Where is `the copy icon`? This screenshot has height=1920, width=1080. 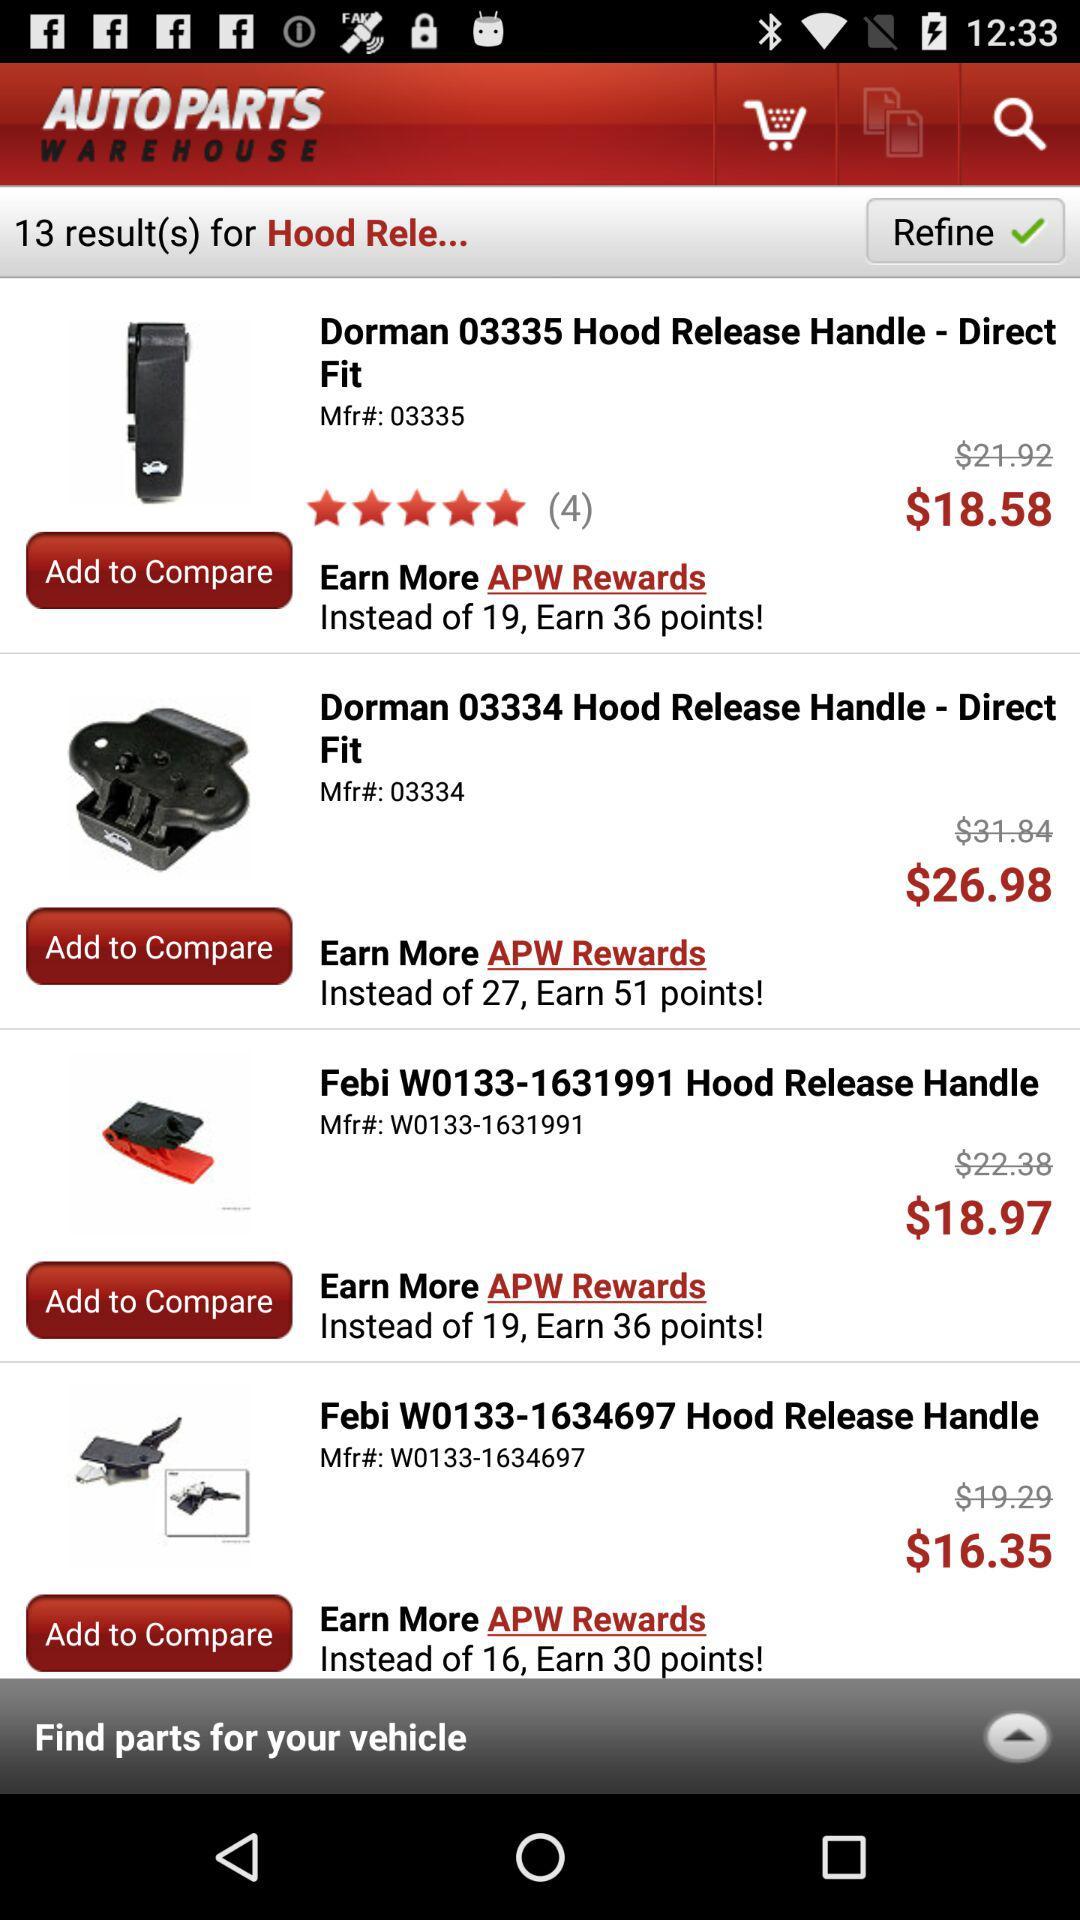 the copy icon is located at coordinates (895, 131).